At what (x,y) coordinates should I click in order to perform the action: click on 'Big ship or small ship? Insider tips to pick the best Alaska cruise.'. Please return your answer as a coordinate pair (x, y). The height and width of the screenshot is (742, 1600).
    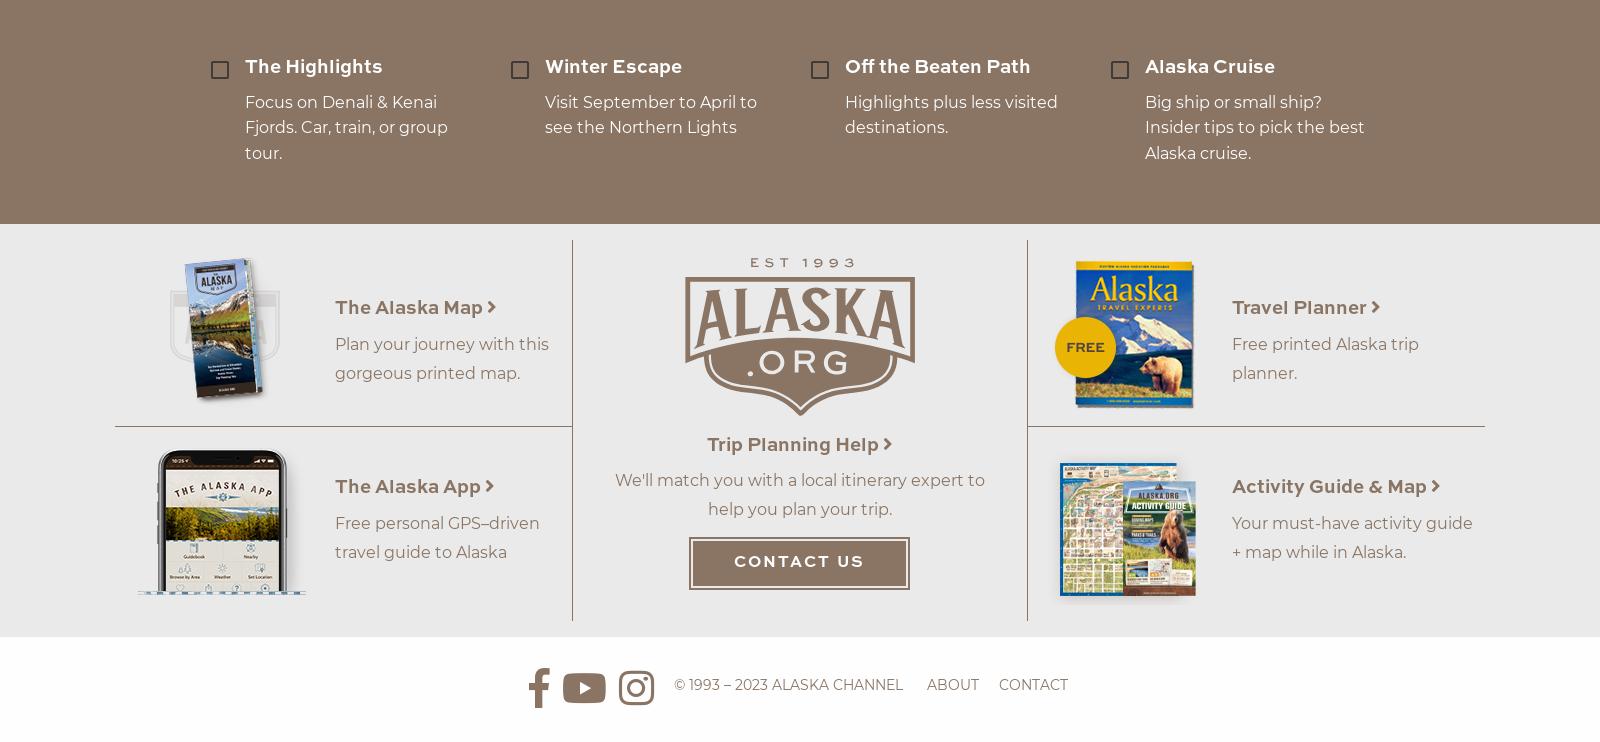
    Looking at the image, I should click on (1144, 126).